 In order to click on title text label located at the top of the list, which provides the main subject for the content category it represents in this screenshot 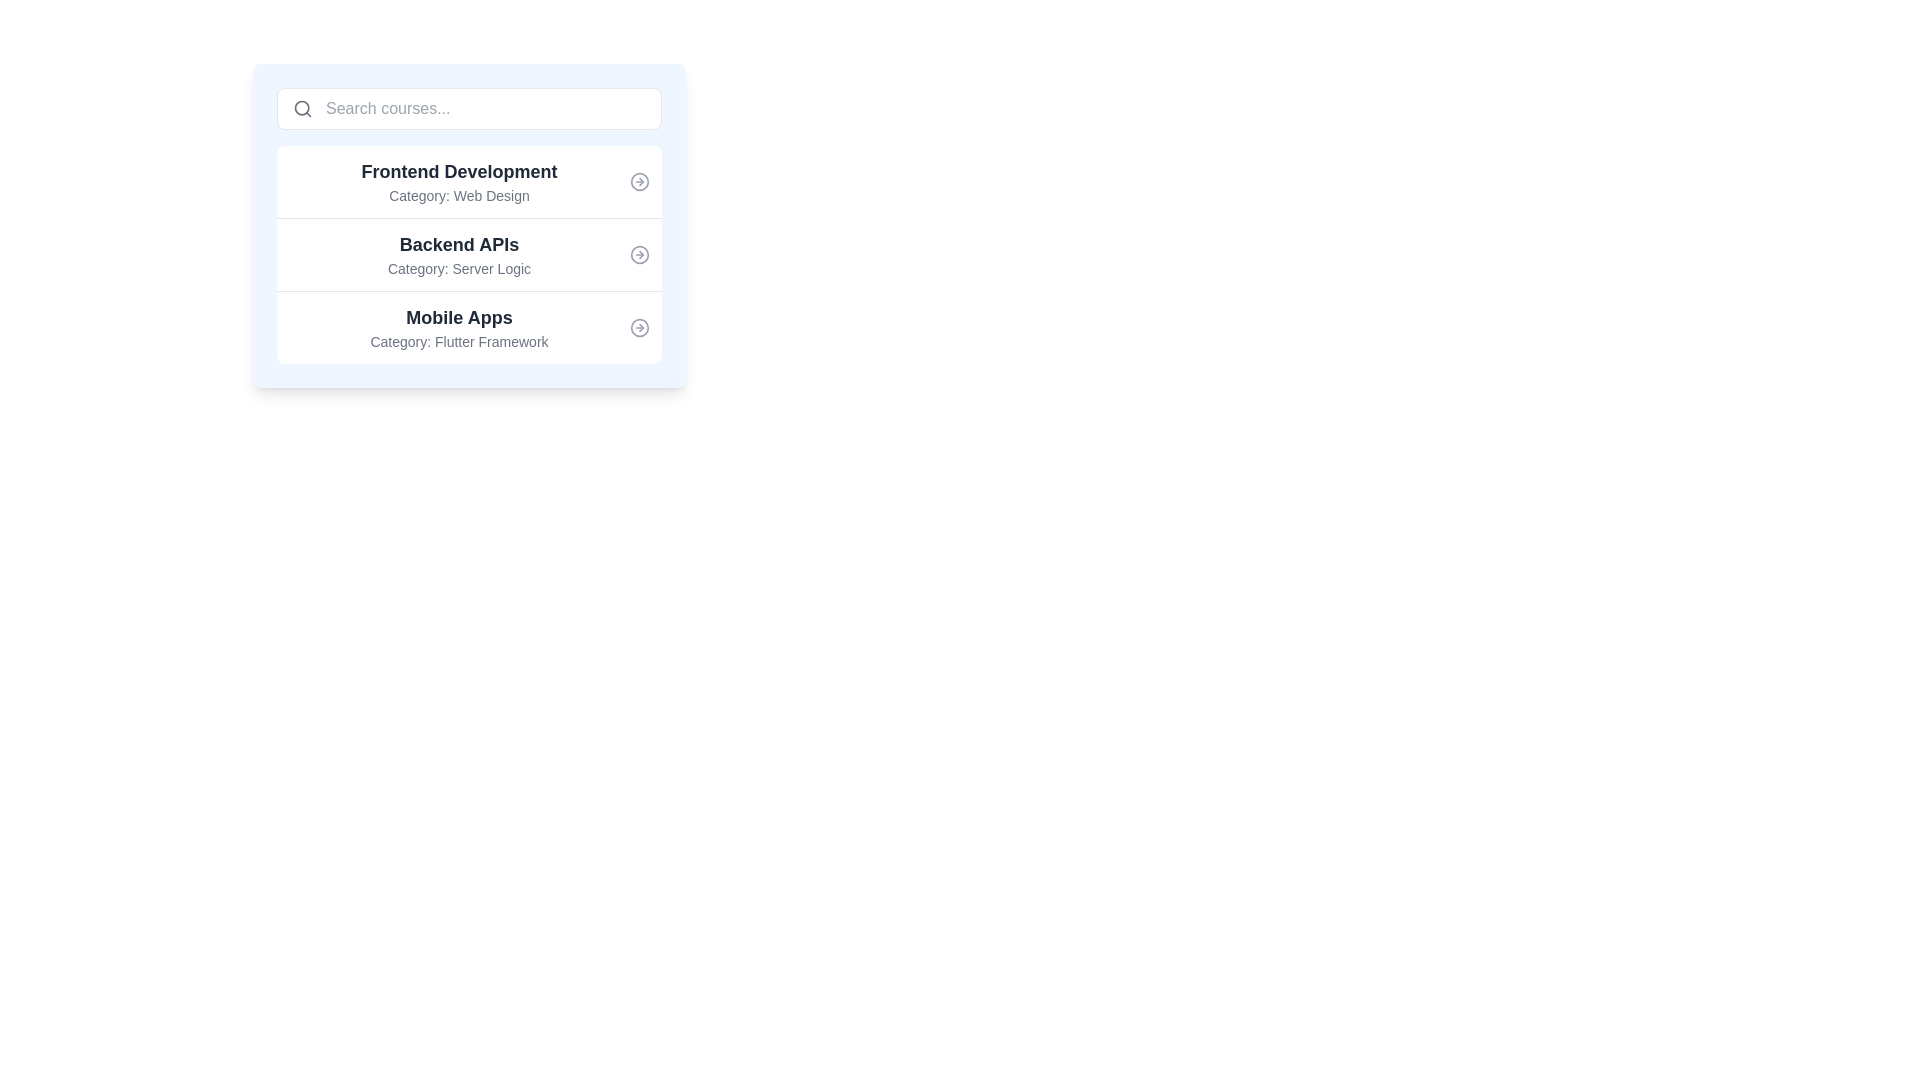, I will do `click(458, 171)`.